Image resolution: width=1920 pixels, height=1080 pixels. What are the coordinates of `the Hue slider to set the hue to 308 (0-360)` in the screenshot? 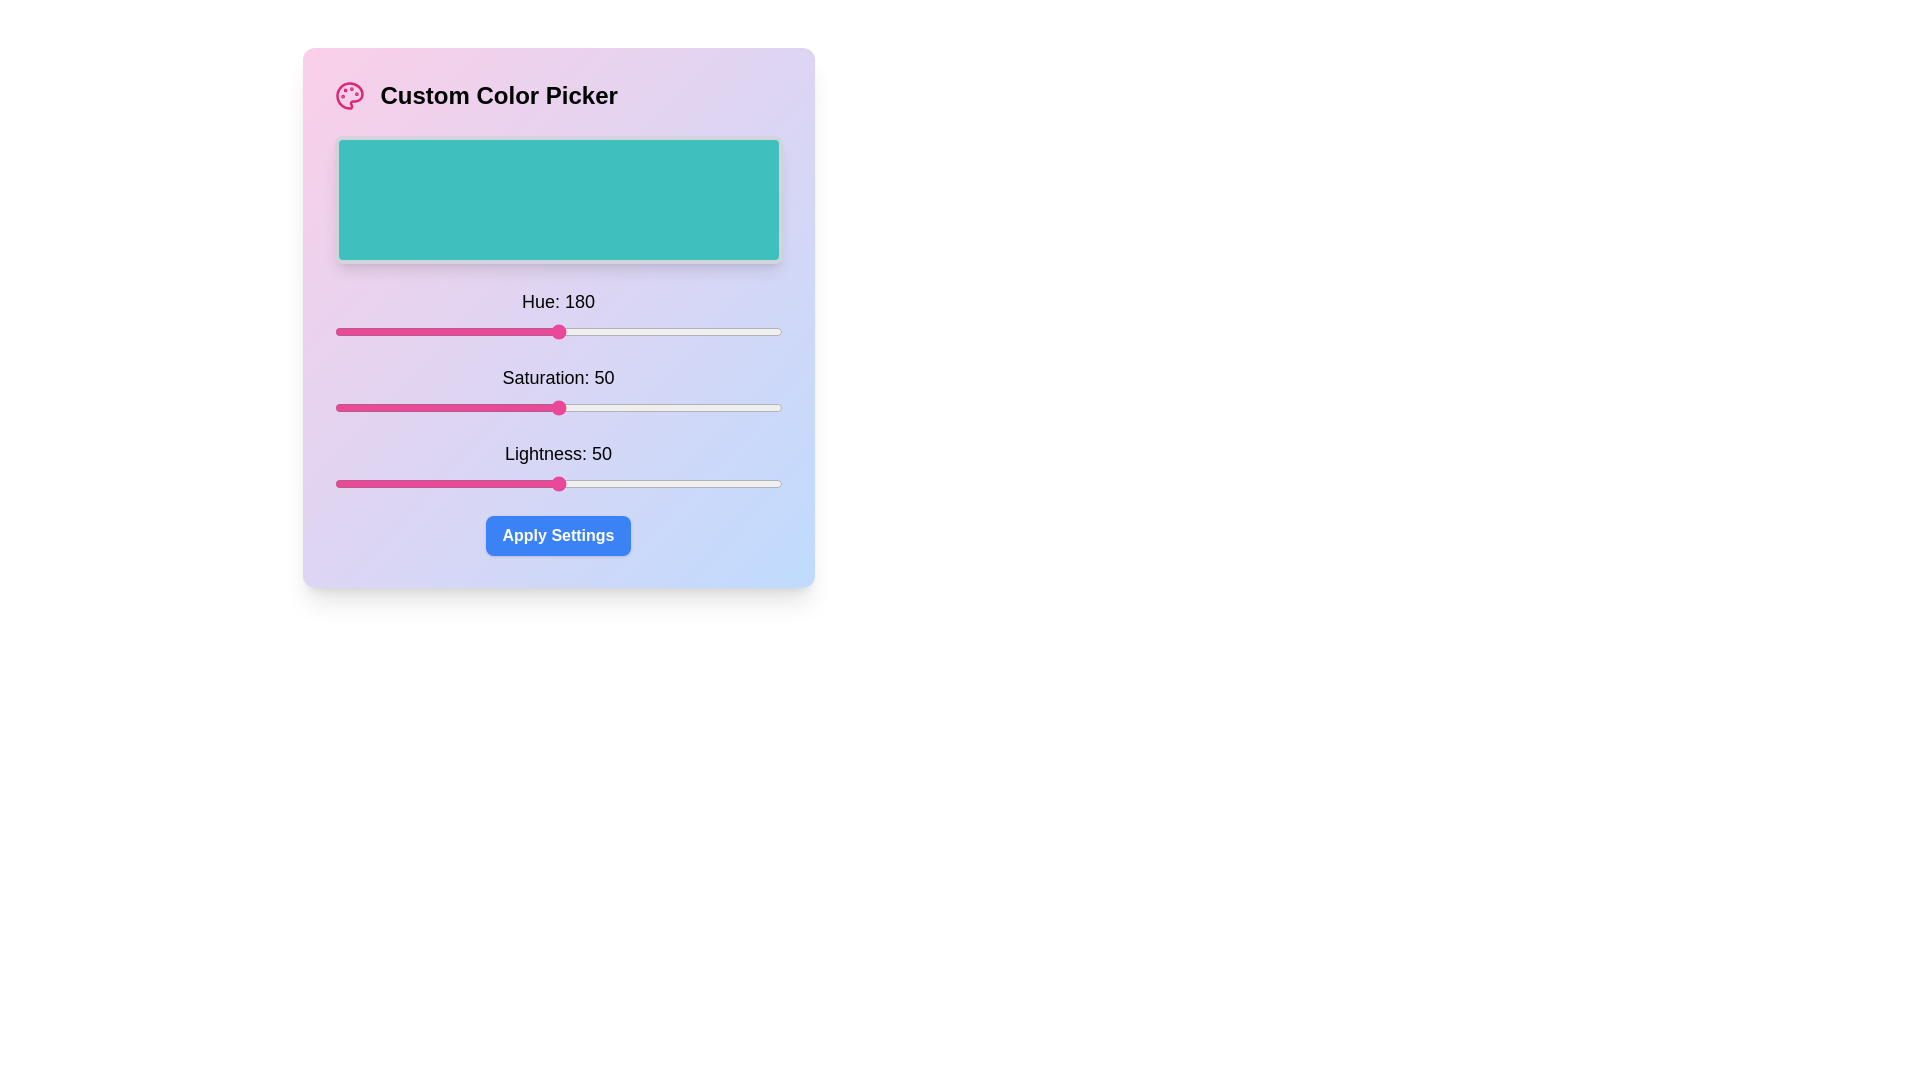 It's located at (717, 330).